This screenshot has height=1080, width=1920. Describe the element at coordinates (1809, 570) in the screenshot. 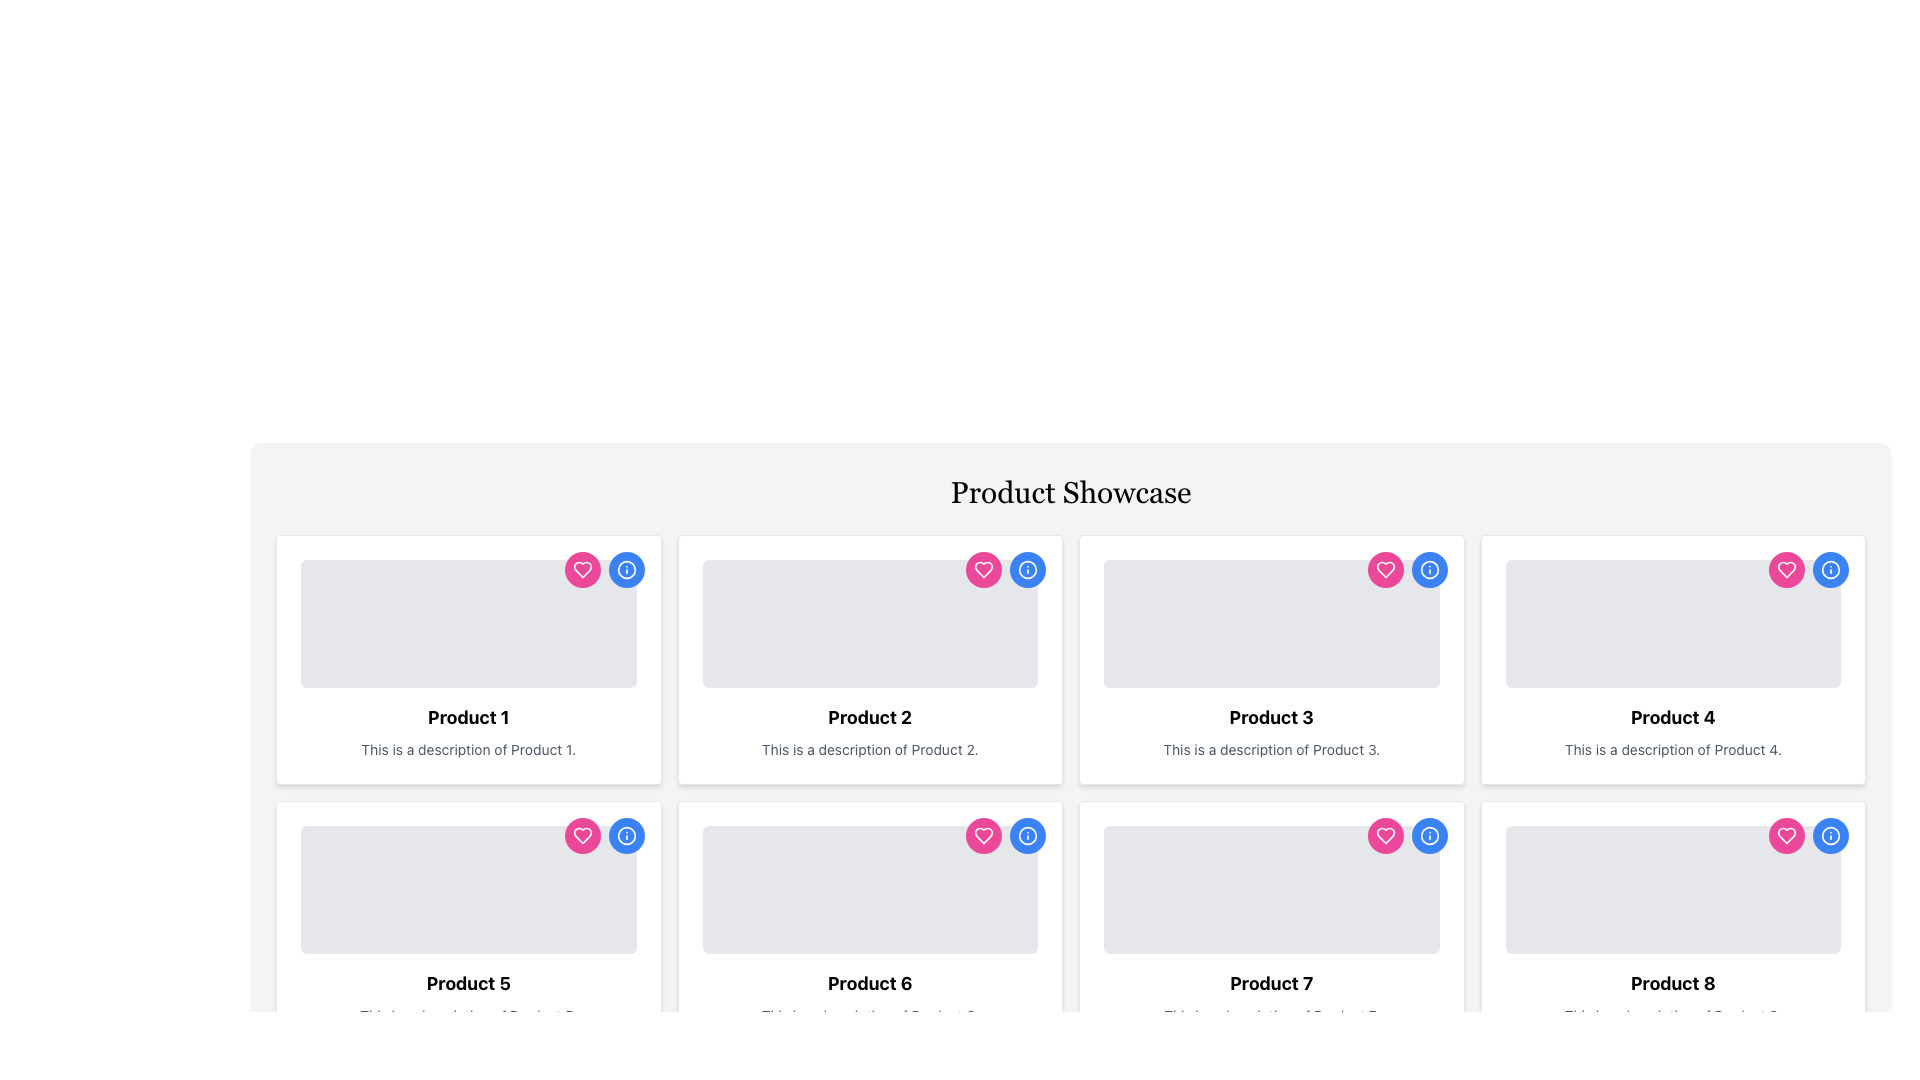

I see `the blue info button located in the top-right corner of the 'Product 4' card, which is in the second row and fourth column of the grid` at that location.